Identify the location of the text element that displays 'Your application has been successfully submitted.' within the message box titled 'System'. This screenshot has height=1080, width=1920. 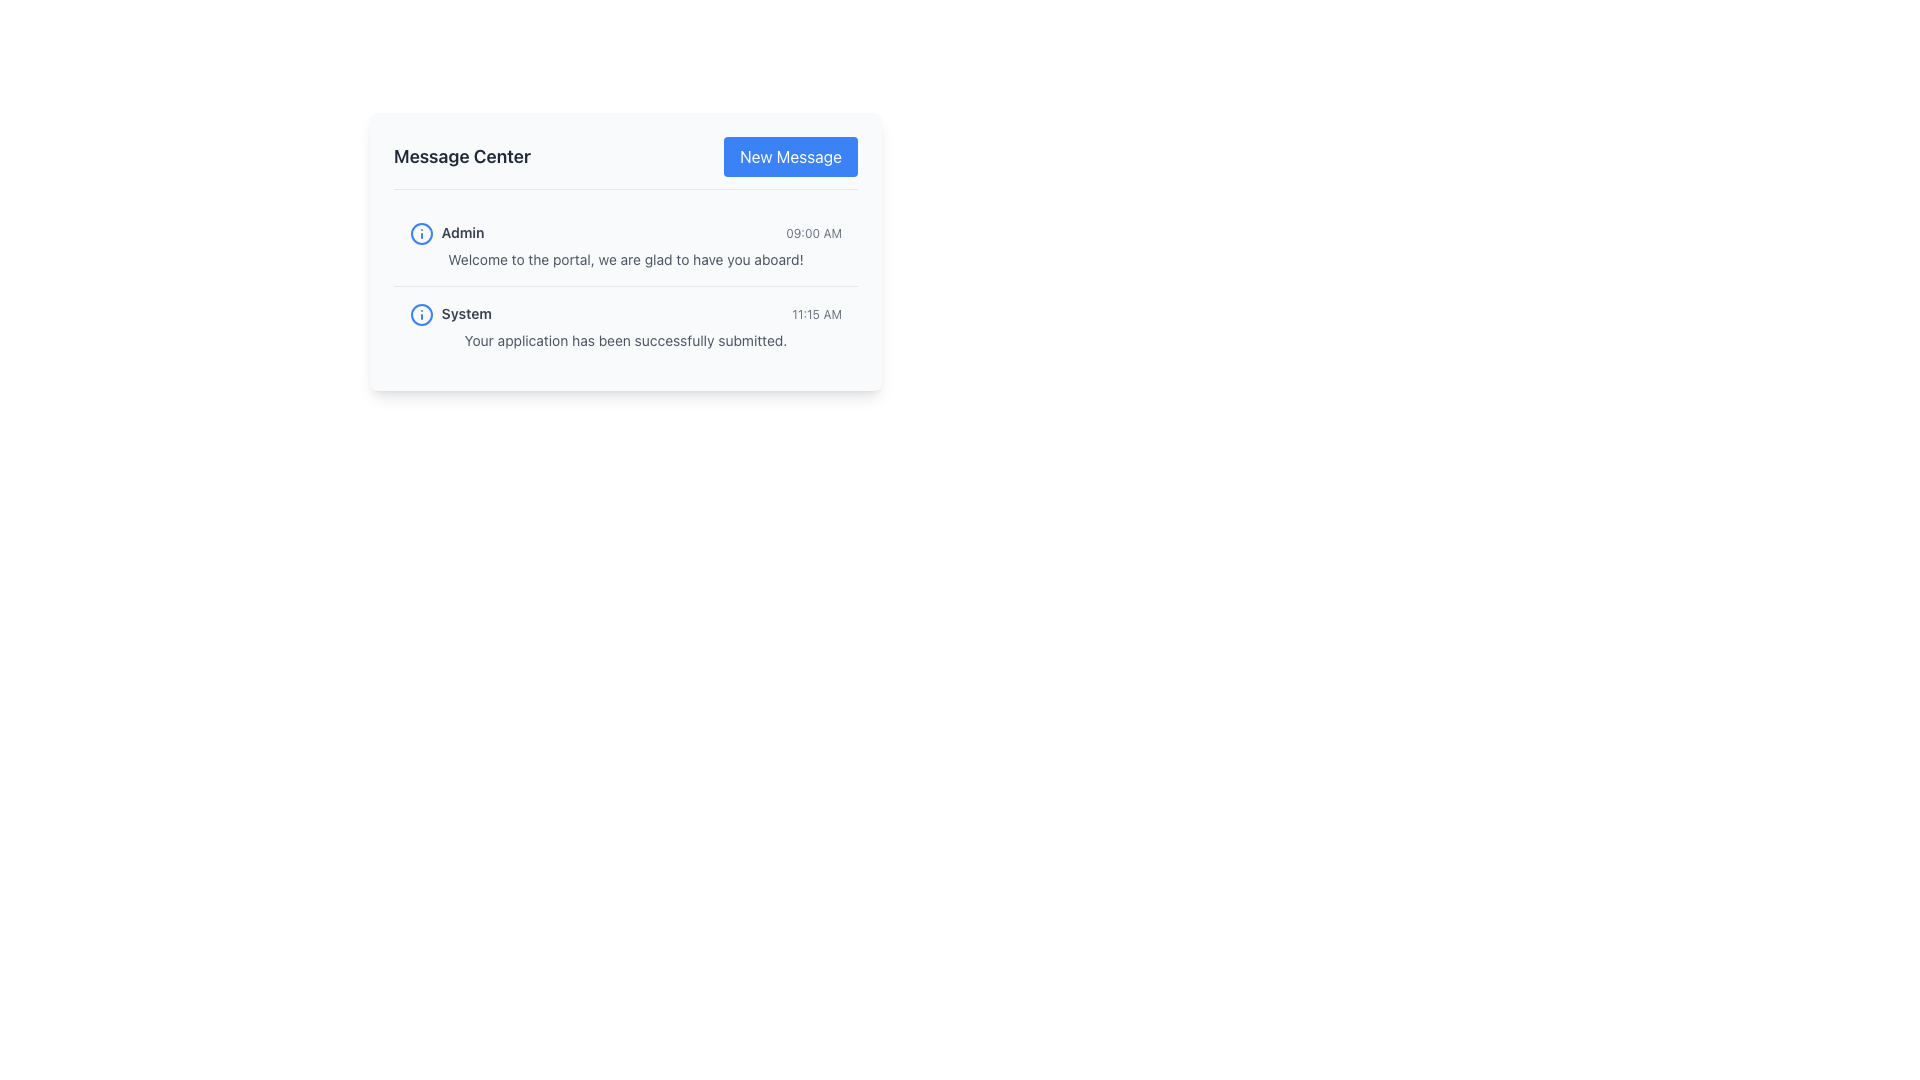
(624, 339).